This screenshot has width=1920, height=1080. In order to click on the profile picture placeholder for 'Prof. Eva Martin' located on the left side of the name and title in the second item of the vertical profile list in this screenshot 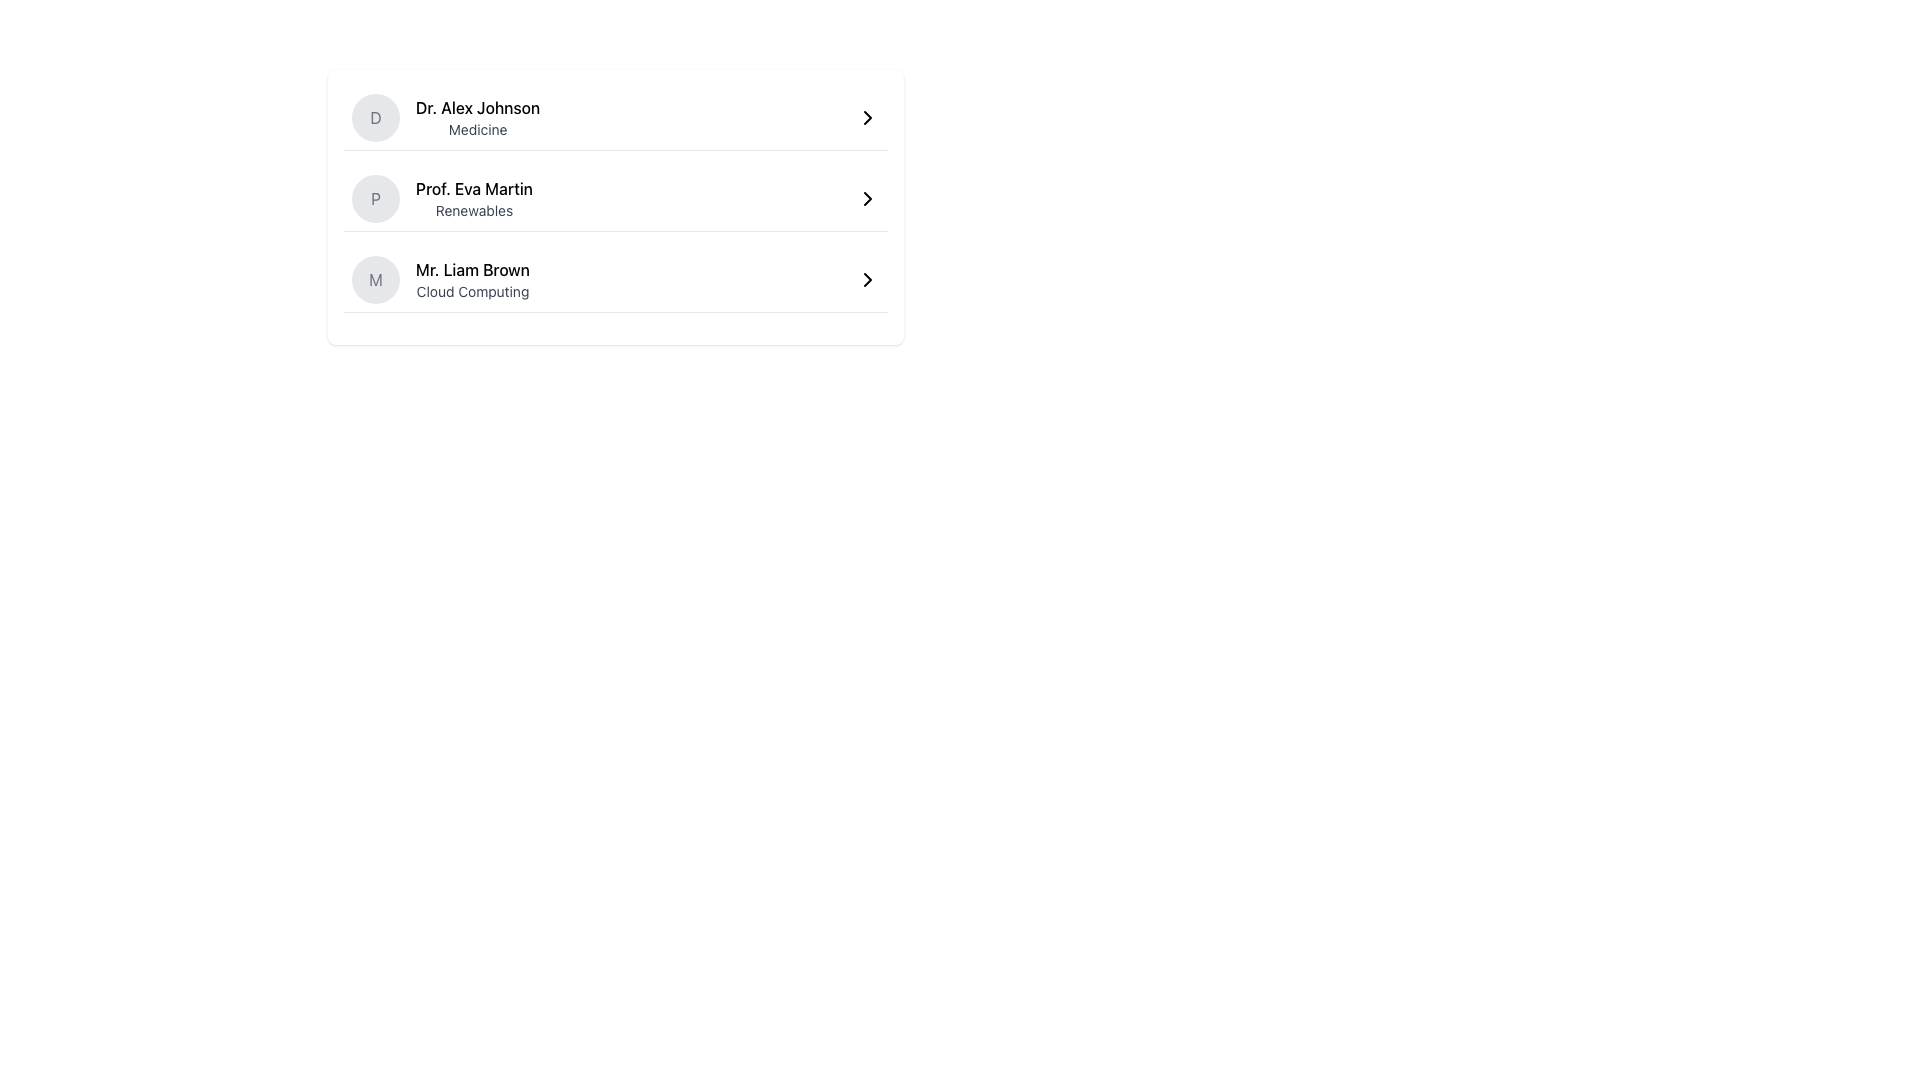, I will do `click(375, 199)`.